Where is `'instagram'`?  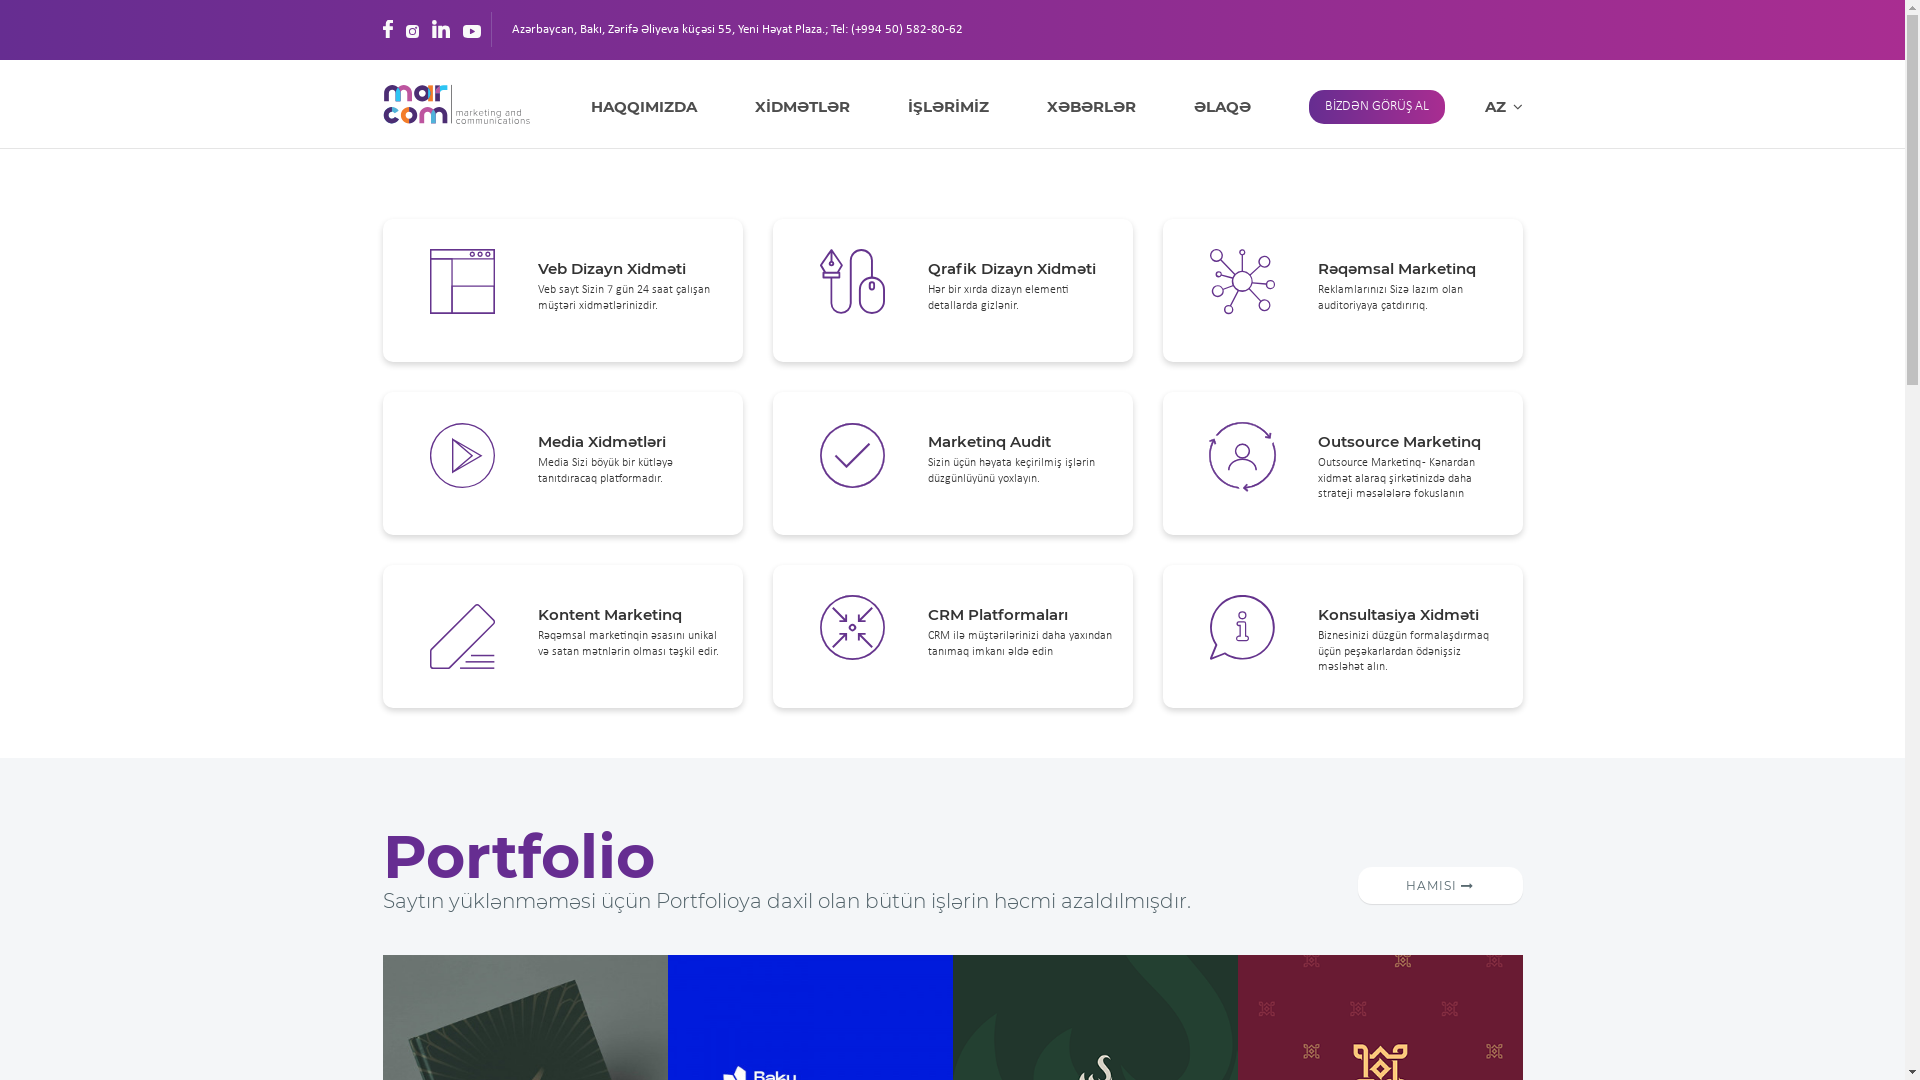
'instagram' is located at coordinates (411, 29).